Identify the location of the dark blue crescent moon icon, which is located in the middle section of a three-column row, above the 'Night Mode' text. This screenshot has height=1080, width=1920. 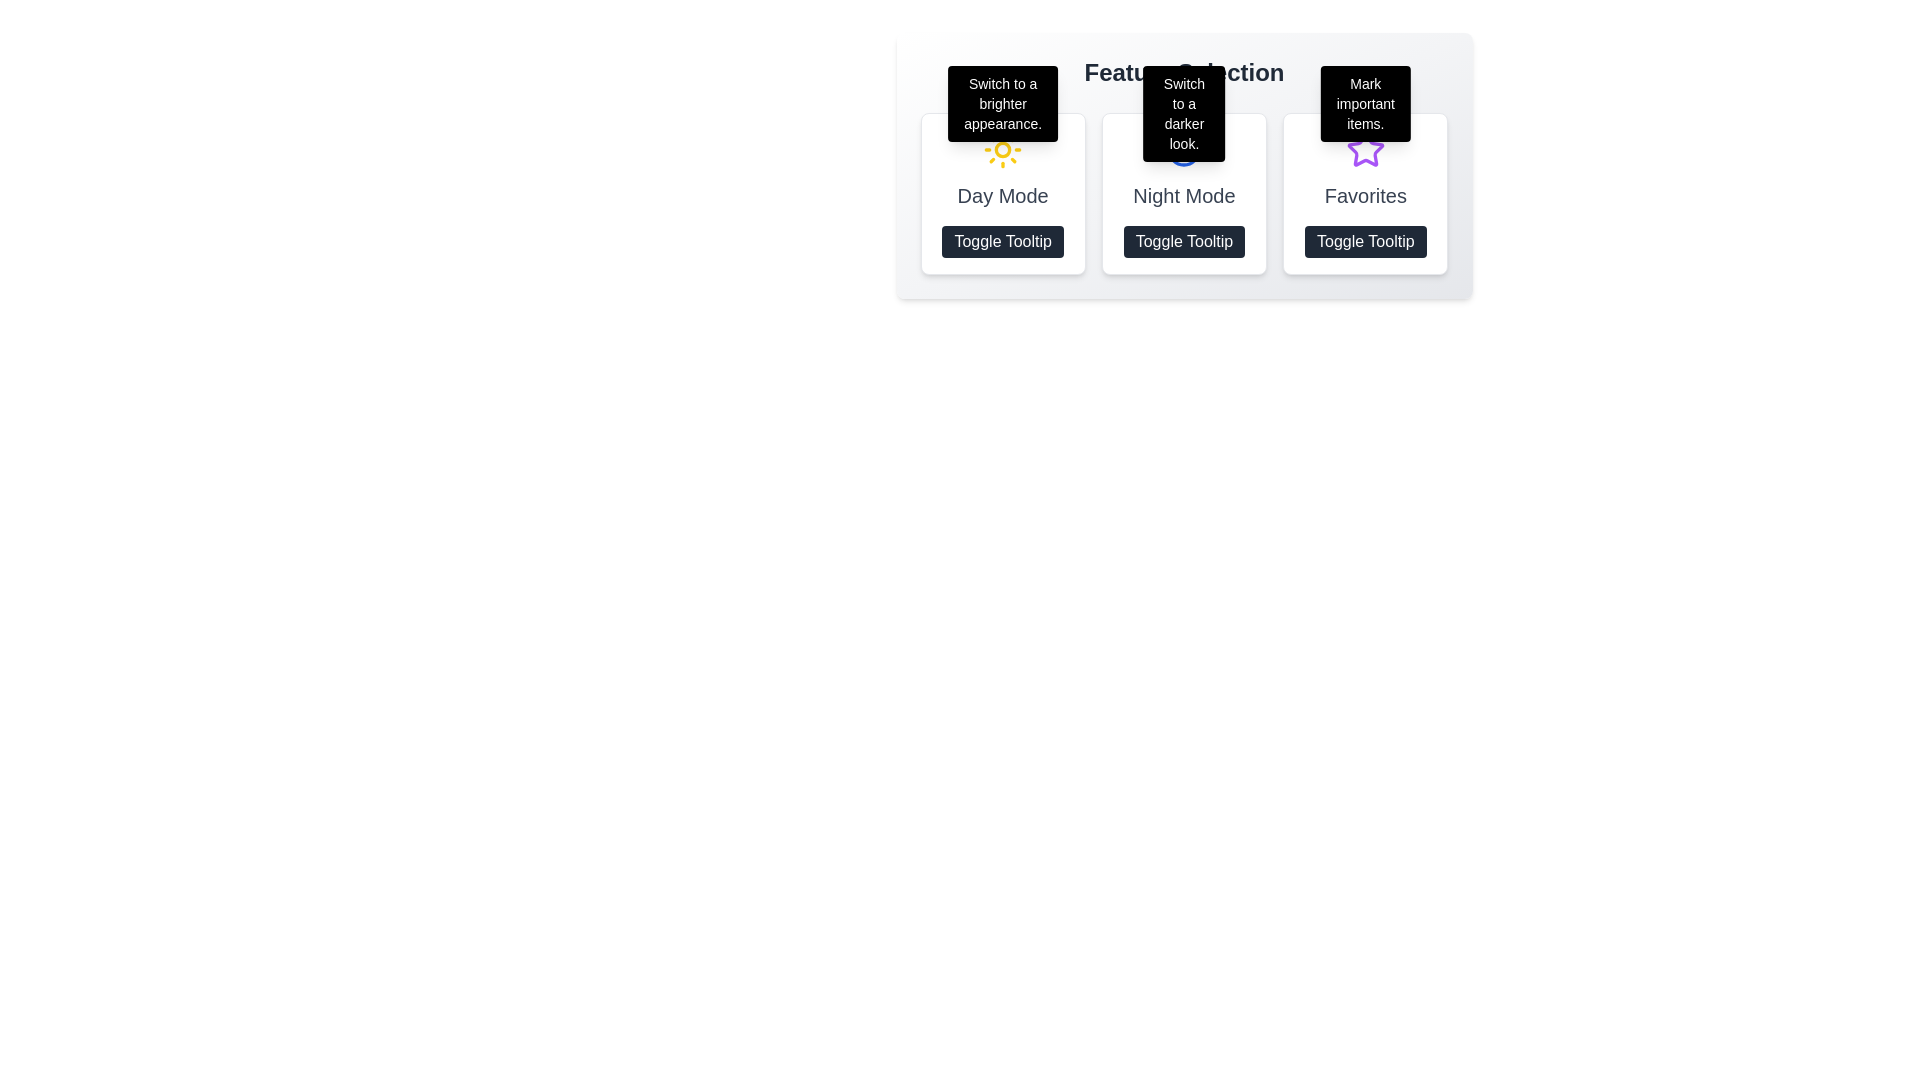
(1184, 149).